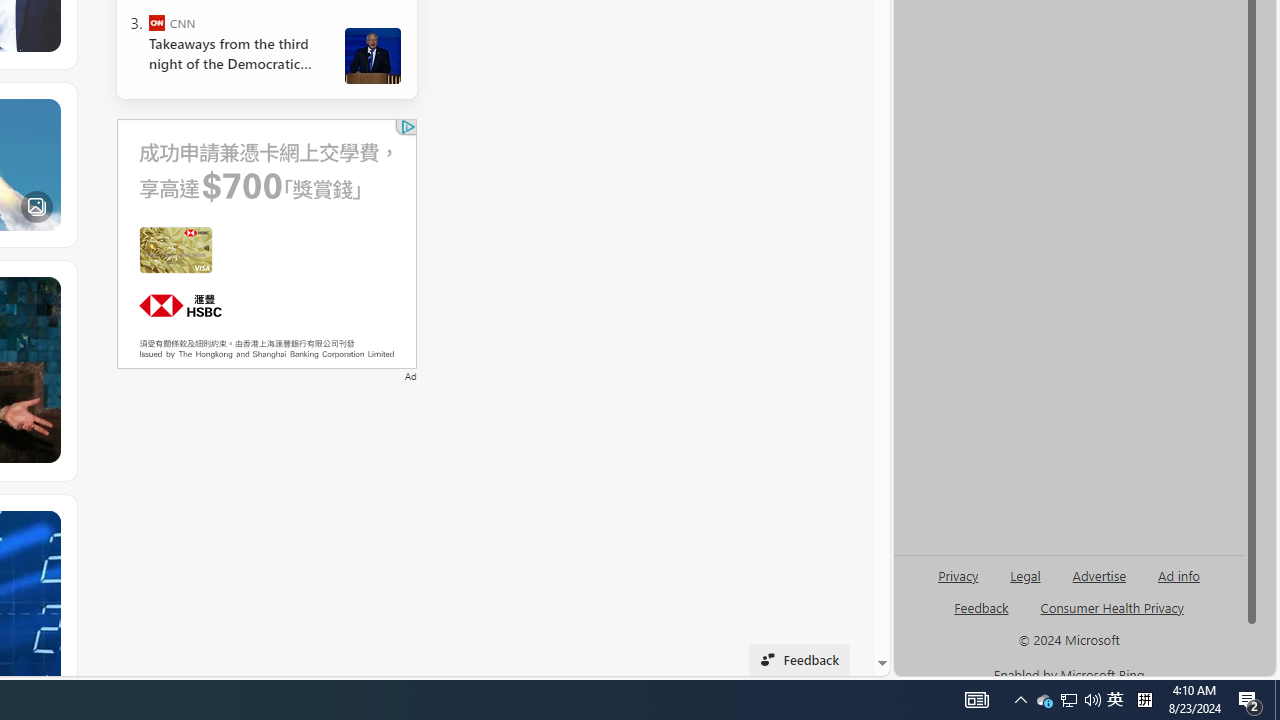 The image size is (1280, 720). What do you see at coordinates (265, 242) in the screenshot?
I see `'AutomationID: canvas'` at bounding box center [265, 242].